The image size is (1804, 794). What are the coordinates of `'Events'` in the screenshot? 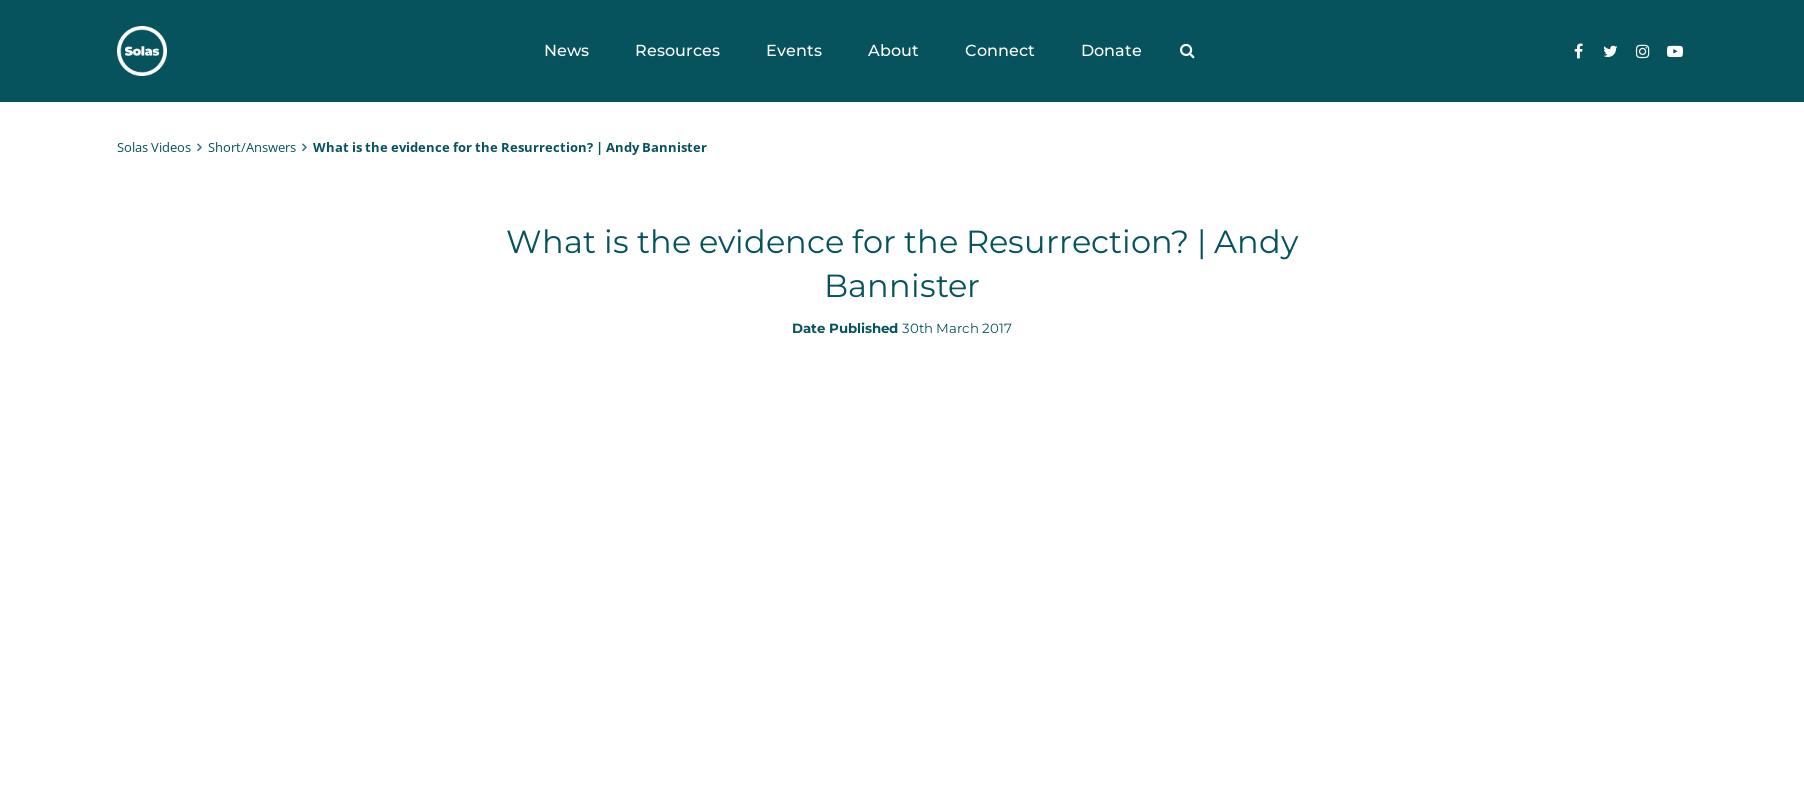 It's located at (792, 50).